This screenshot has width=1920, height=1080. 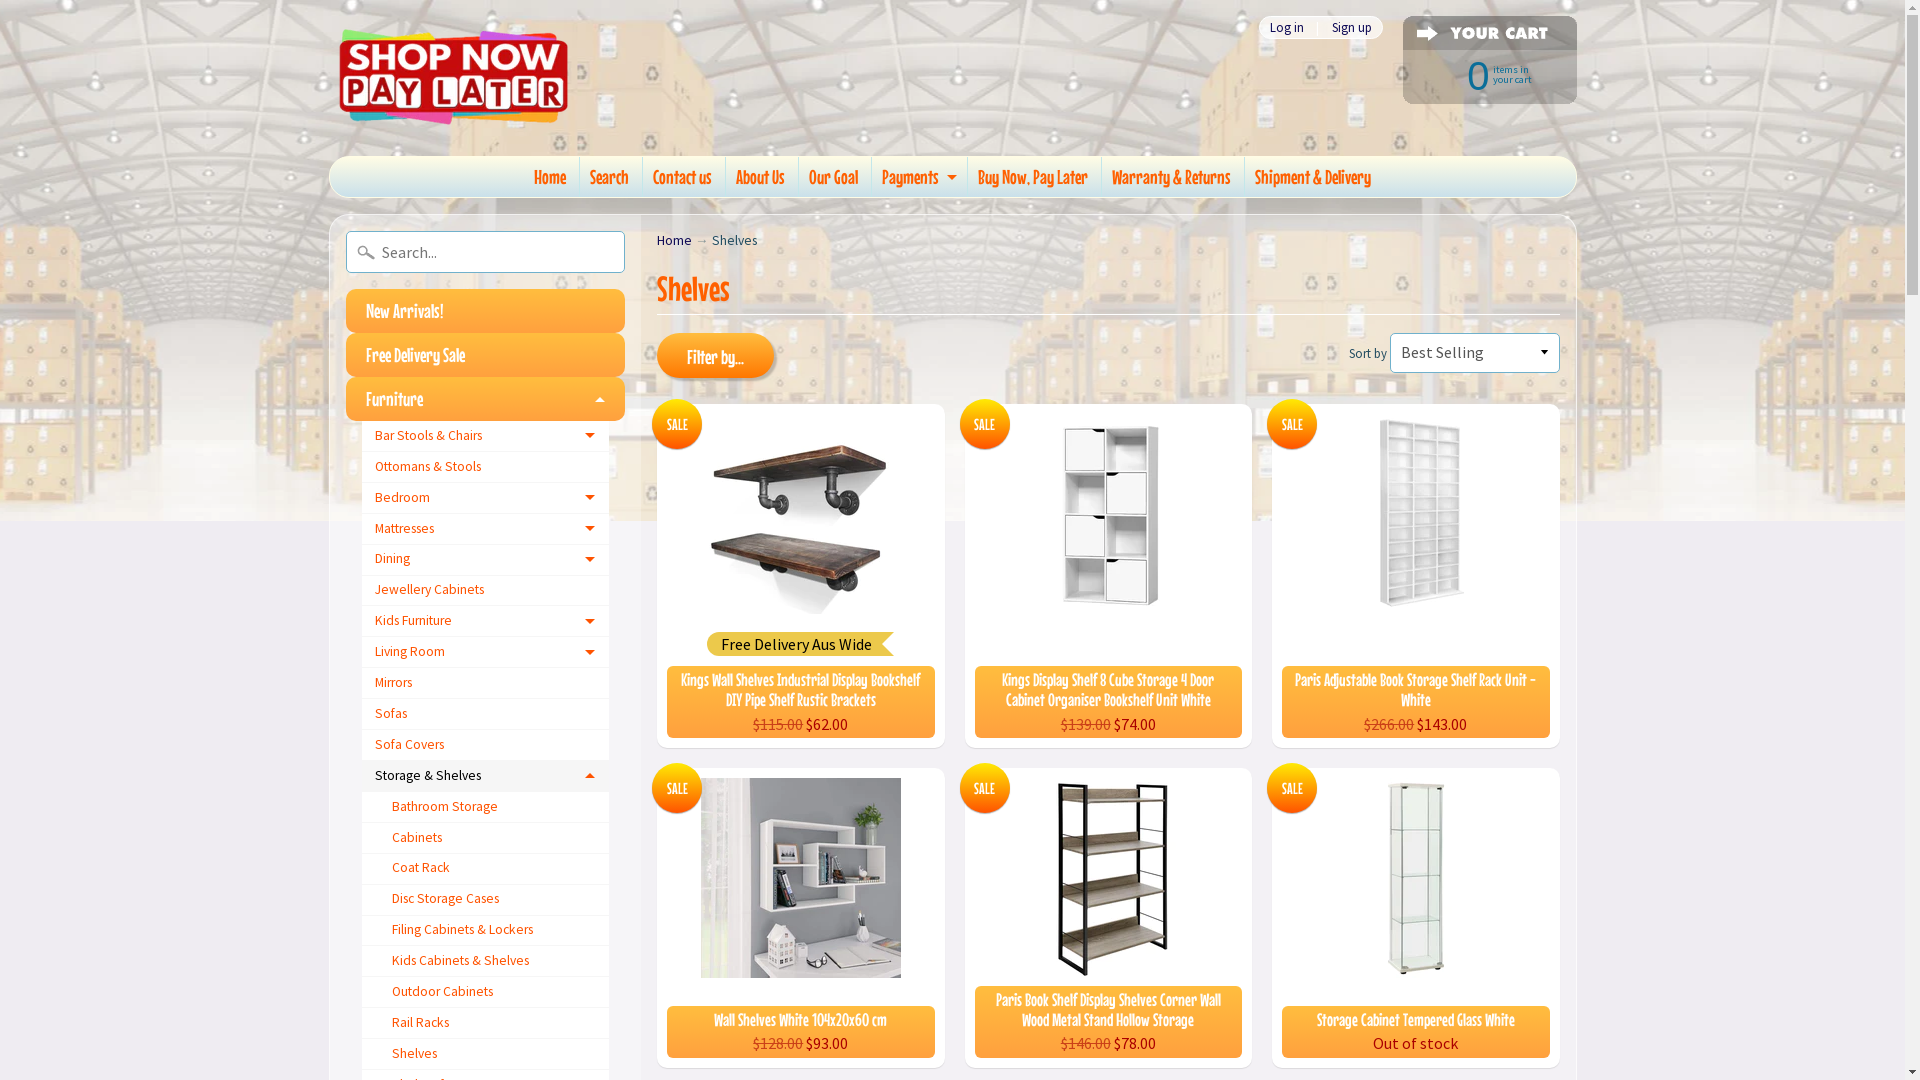 I want to click on 'Storage & Shelves', so click(x=485, y=775).